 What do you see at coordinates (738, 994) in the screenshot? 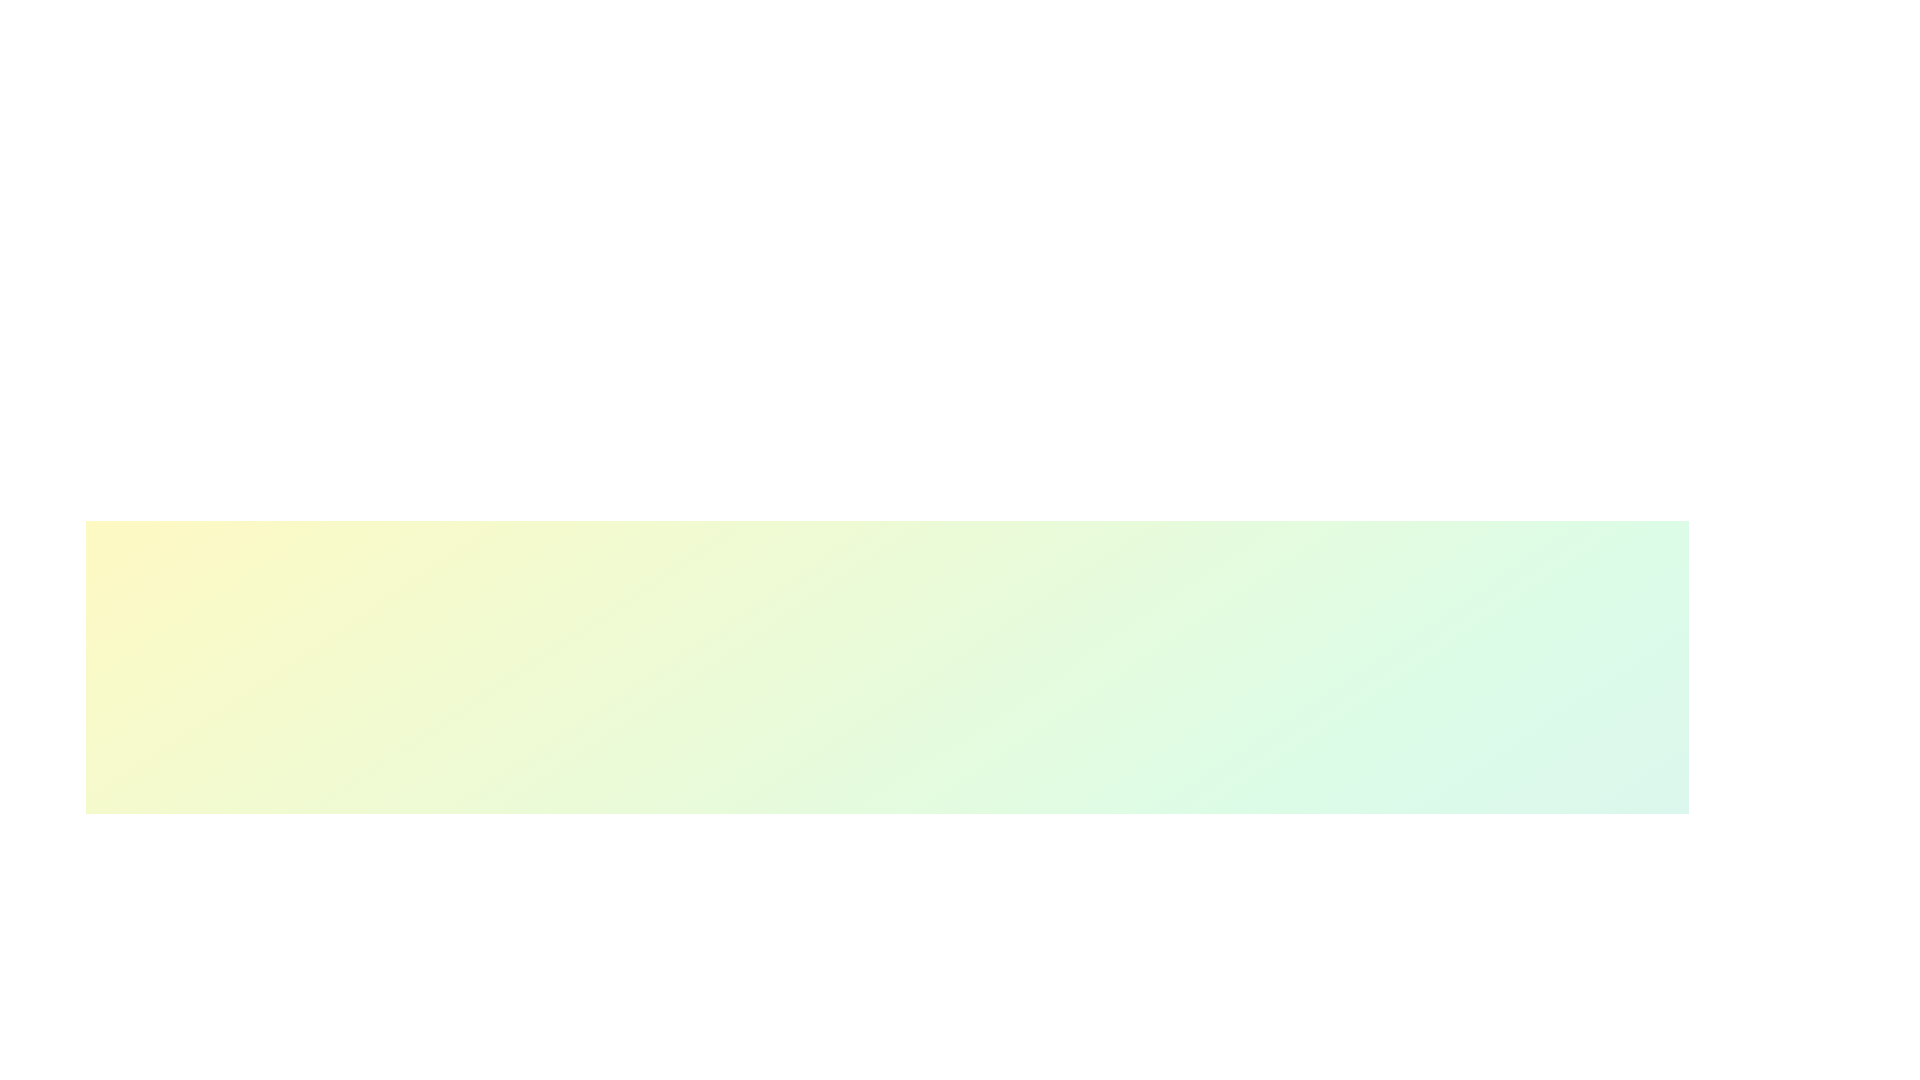
I see `the skill progress slider for 0 to 17%` at bounding box center [738, 994].